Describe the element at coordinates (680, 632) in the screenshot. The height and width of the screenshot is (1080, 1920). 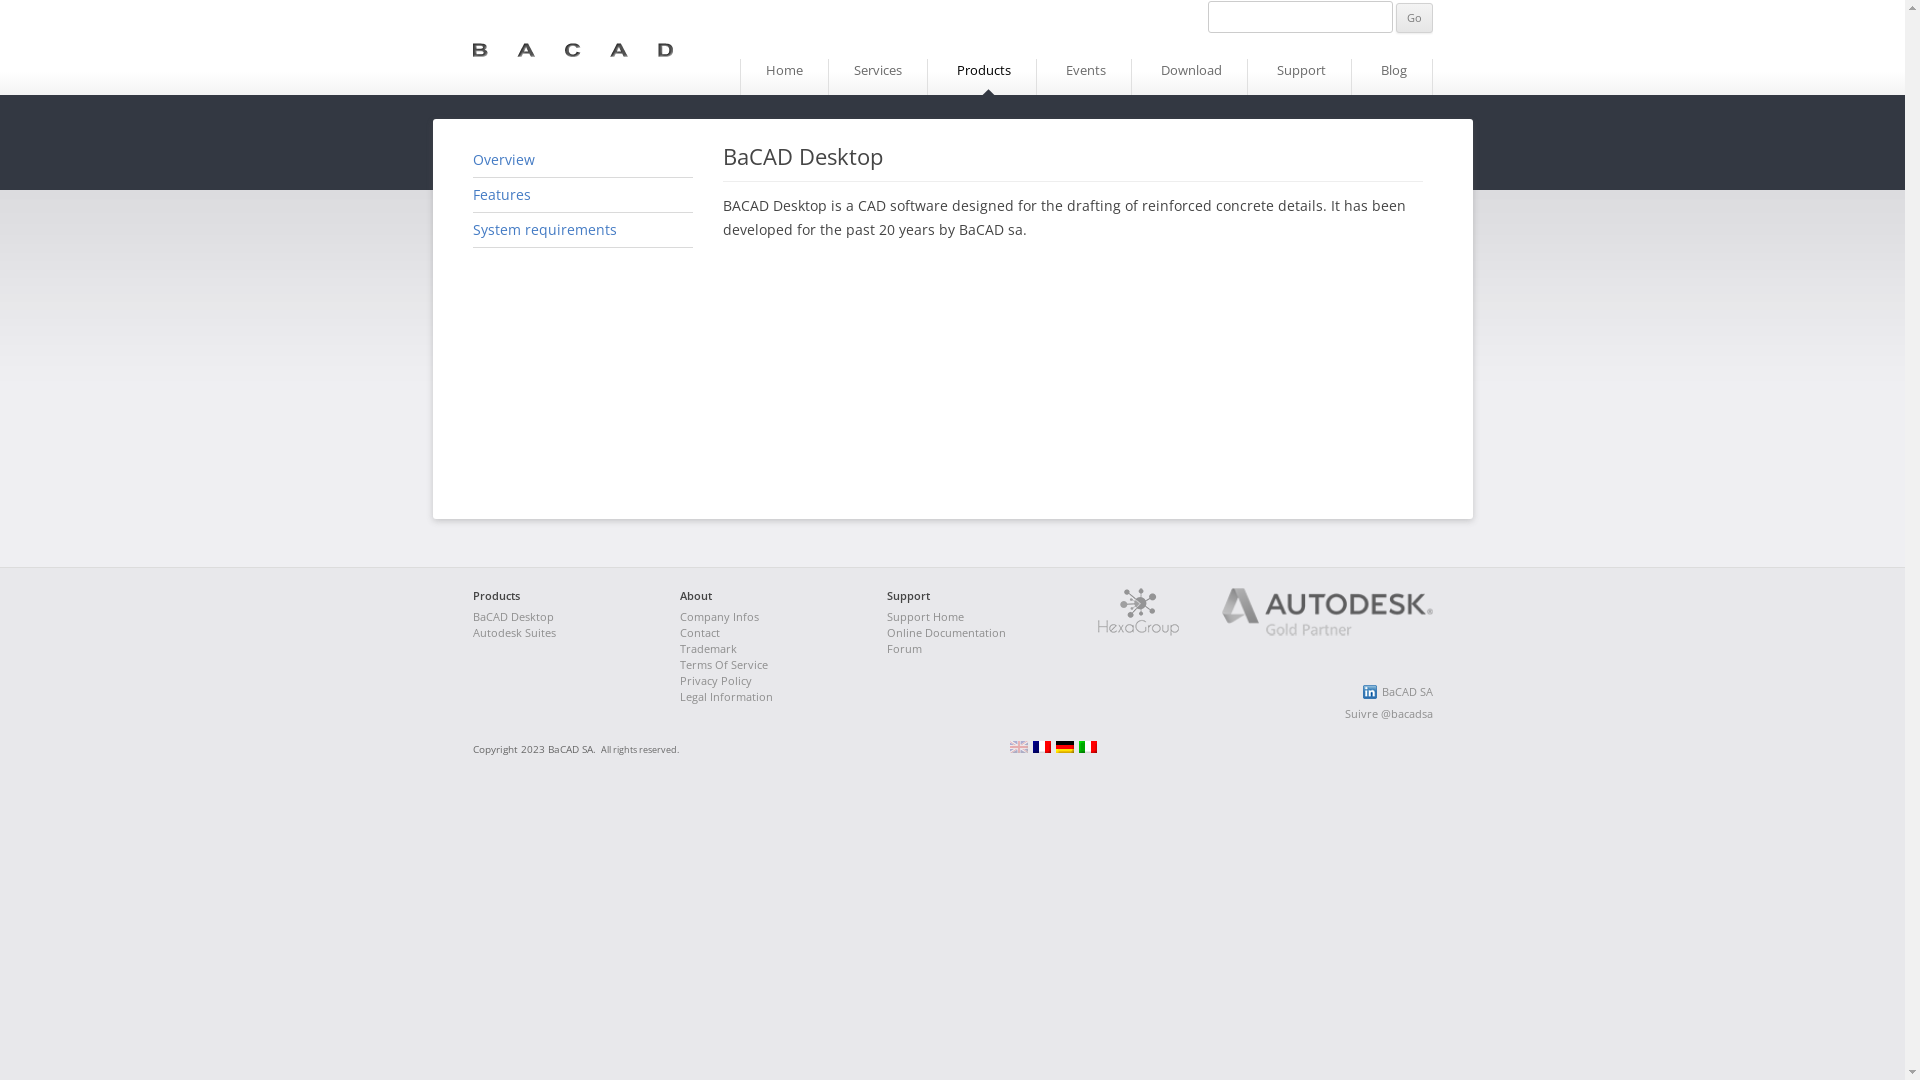
I see `'Contact'` at that location.